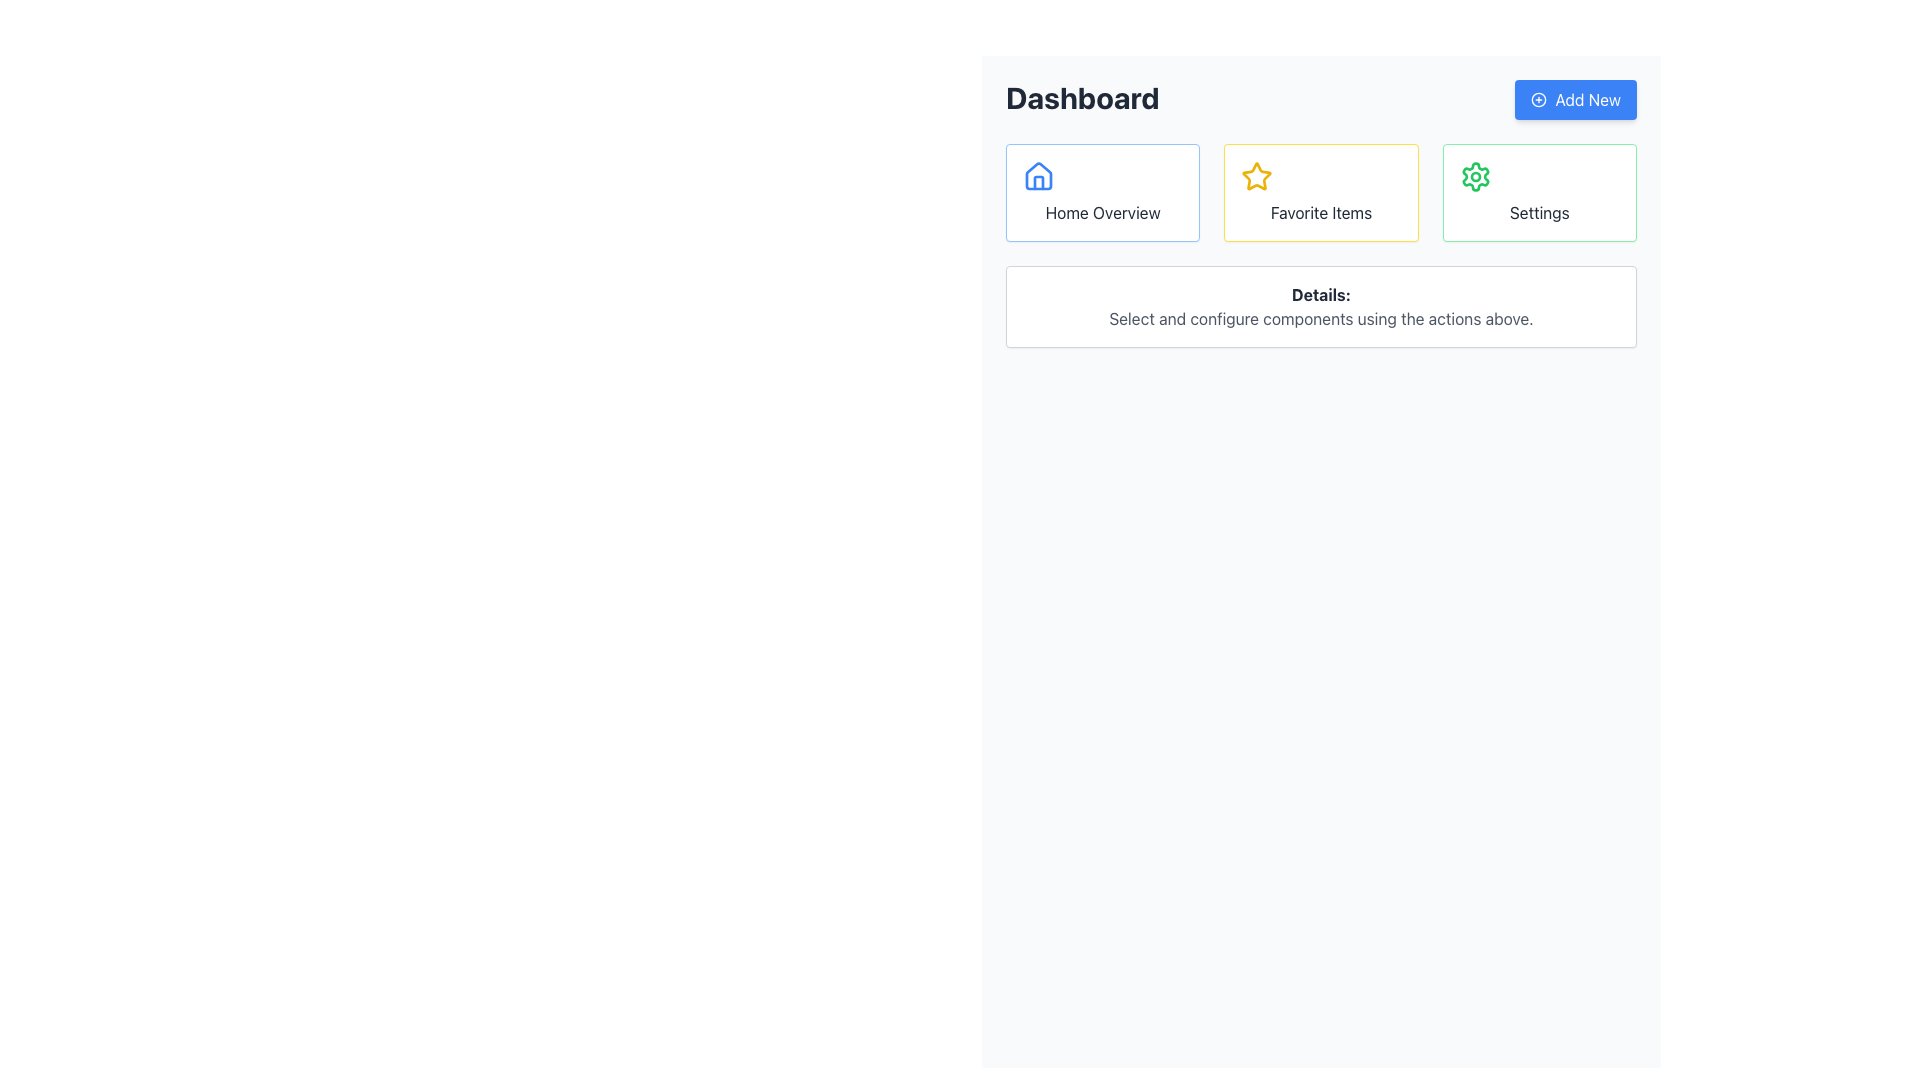 The image size is (1920, 1080). Describe the element at coordinates (1475, 176) in the screenshot. I see `the green gear icon representing settings, located at the center of the 'Settings' button which is the third button from the left under the 'Dashboard' heading` at that location.